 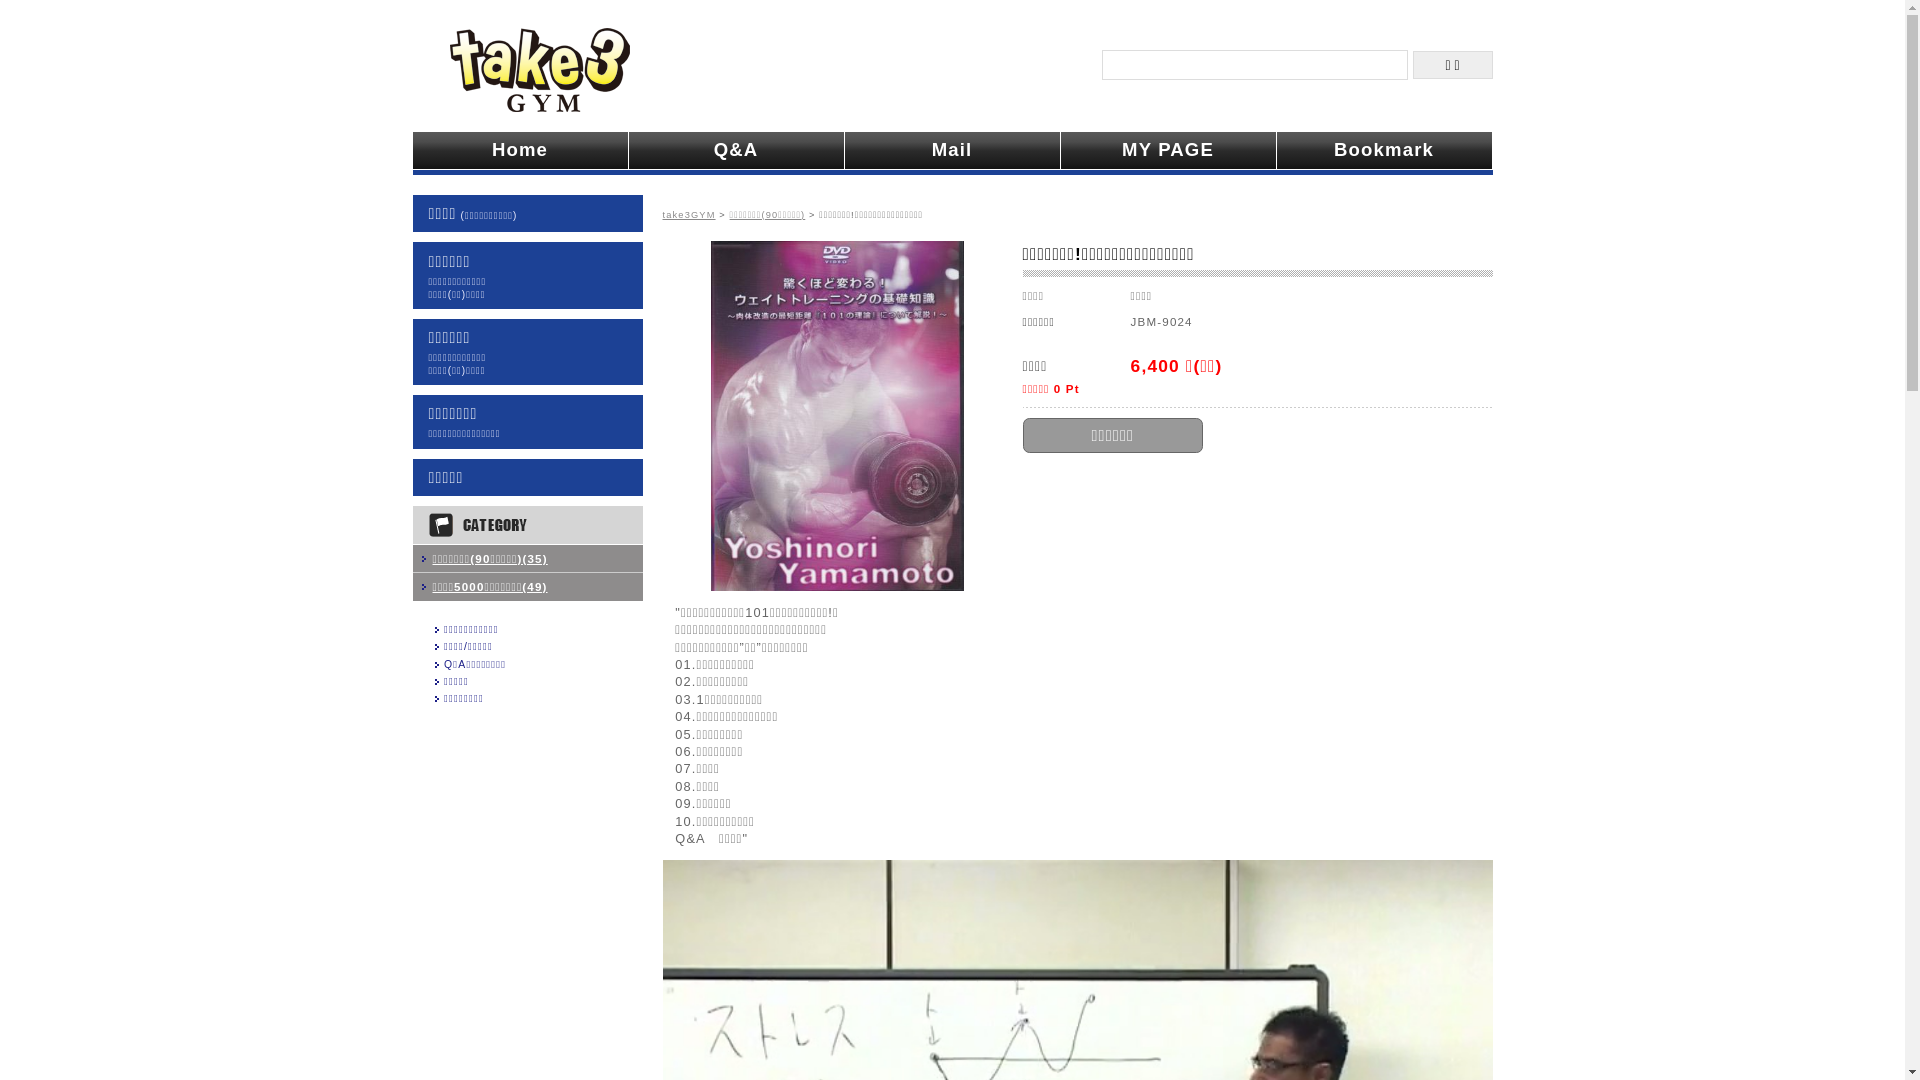 What do you see at coordinates (688, 215) in the screenshot?
I see `'take3GYM'` at bounding box center [688, 215].